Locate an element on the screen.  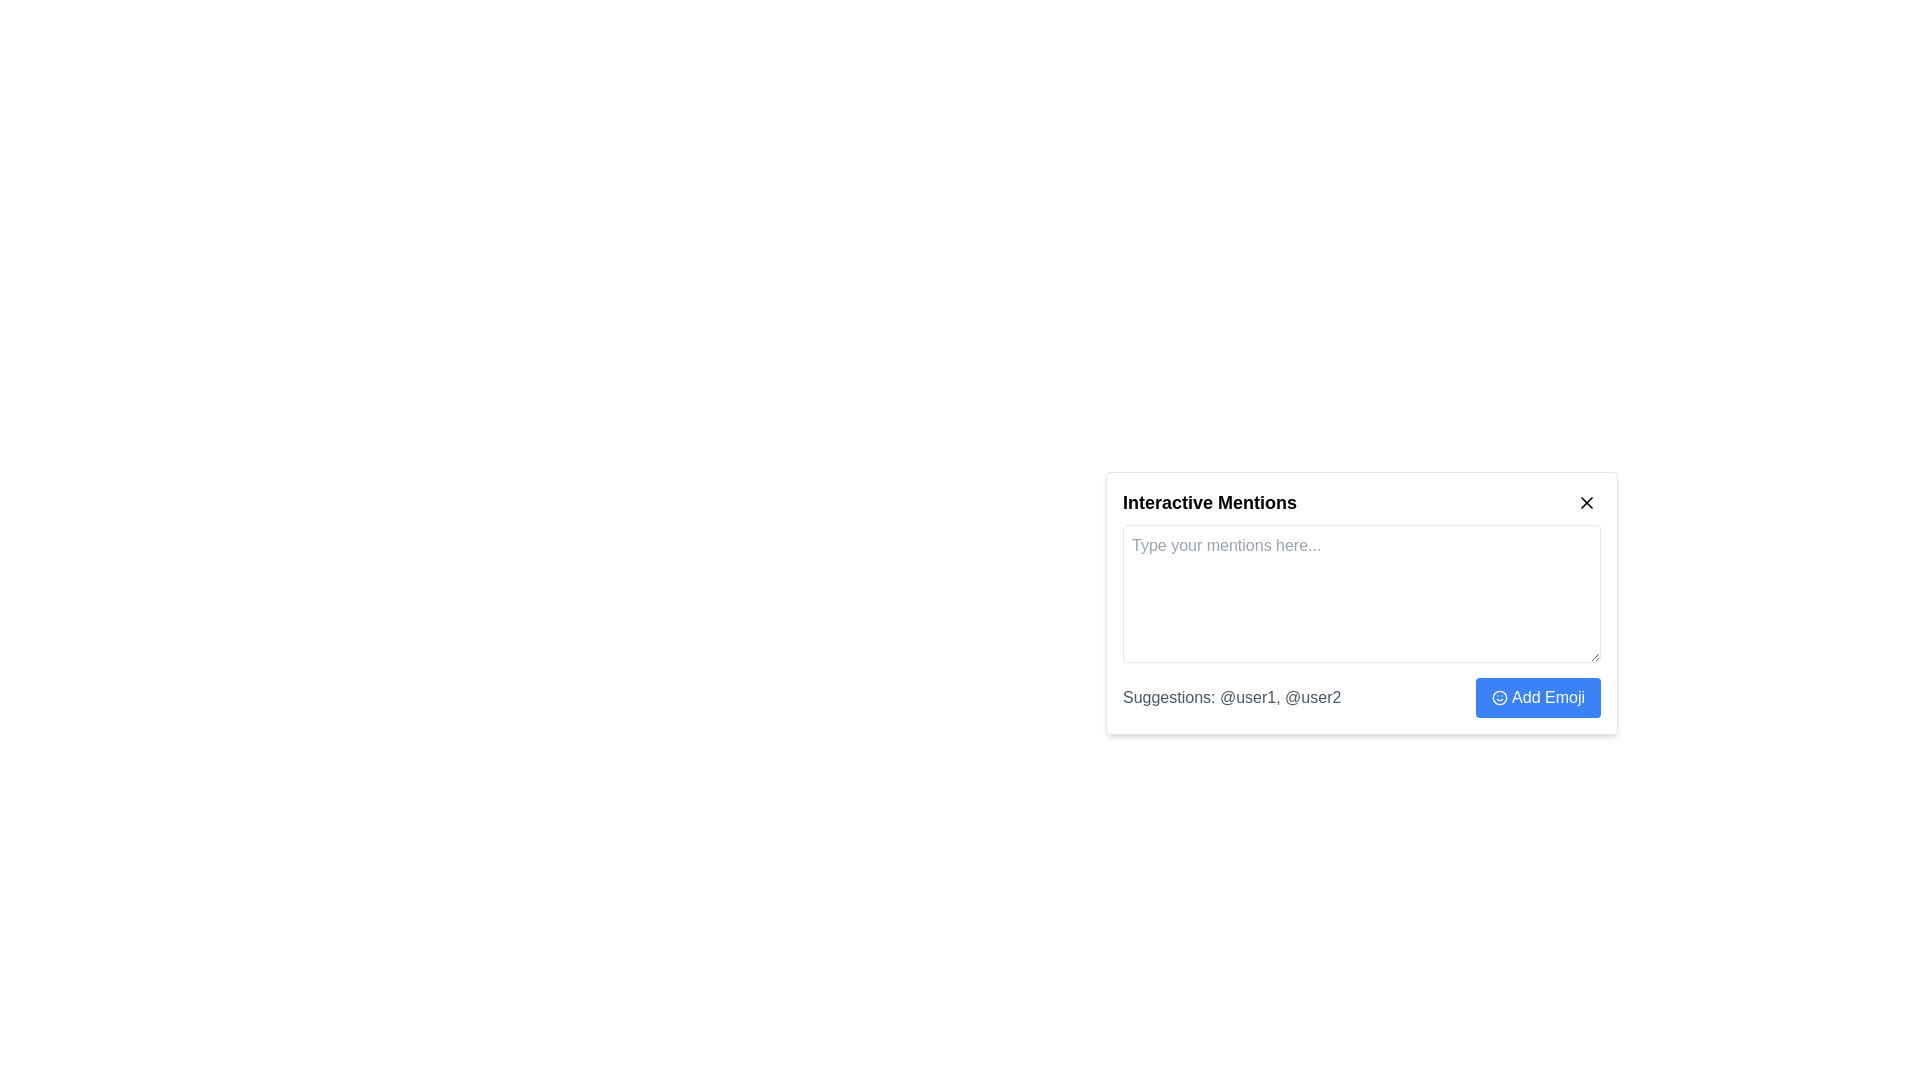
the static text element displaying suggestions for mentions, which includes '@user1' and '@user2', located within the 'Suggestions:' section of the UI is located at coordinates (1280, 696).